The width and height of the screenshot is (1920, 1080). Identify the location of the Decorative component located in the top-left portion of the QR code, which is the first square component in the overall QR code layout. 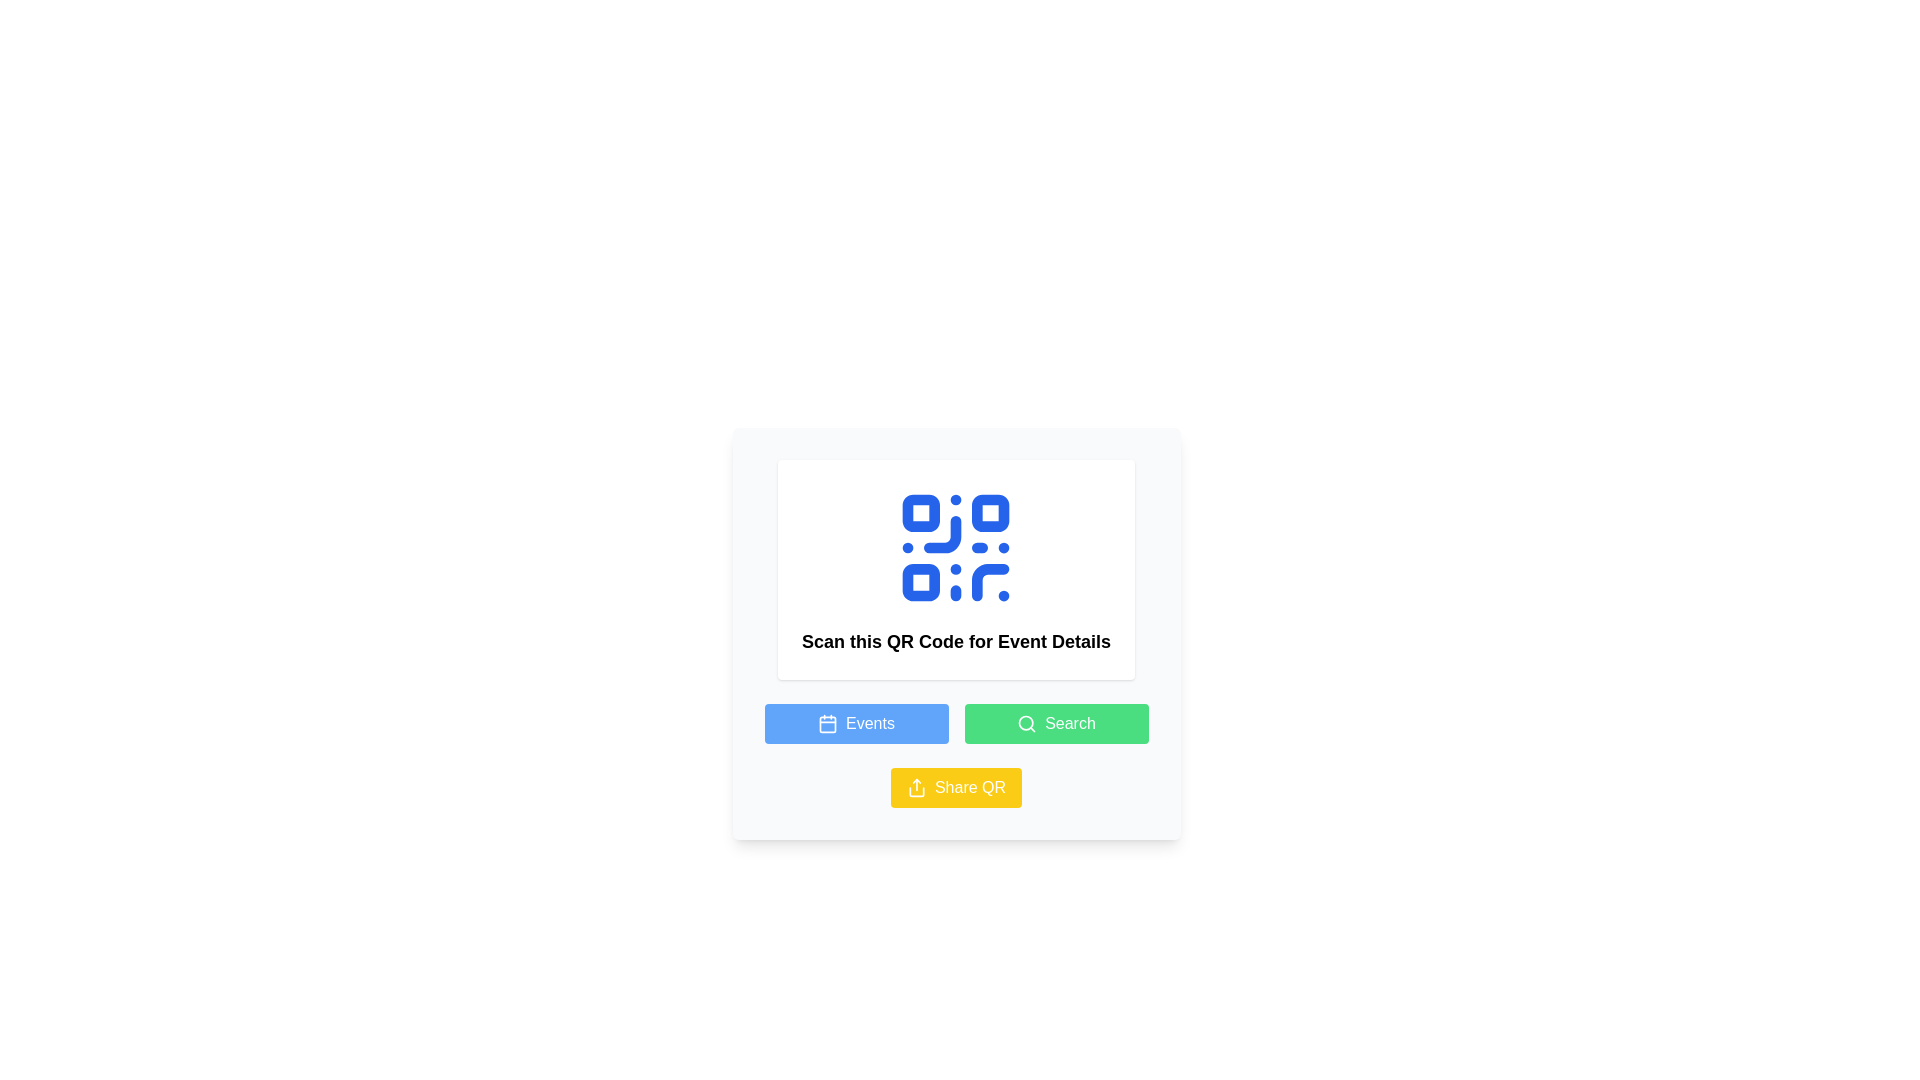
(920, 512).